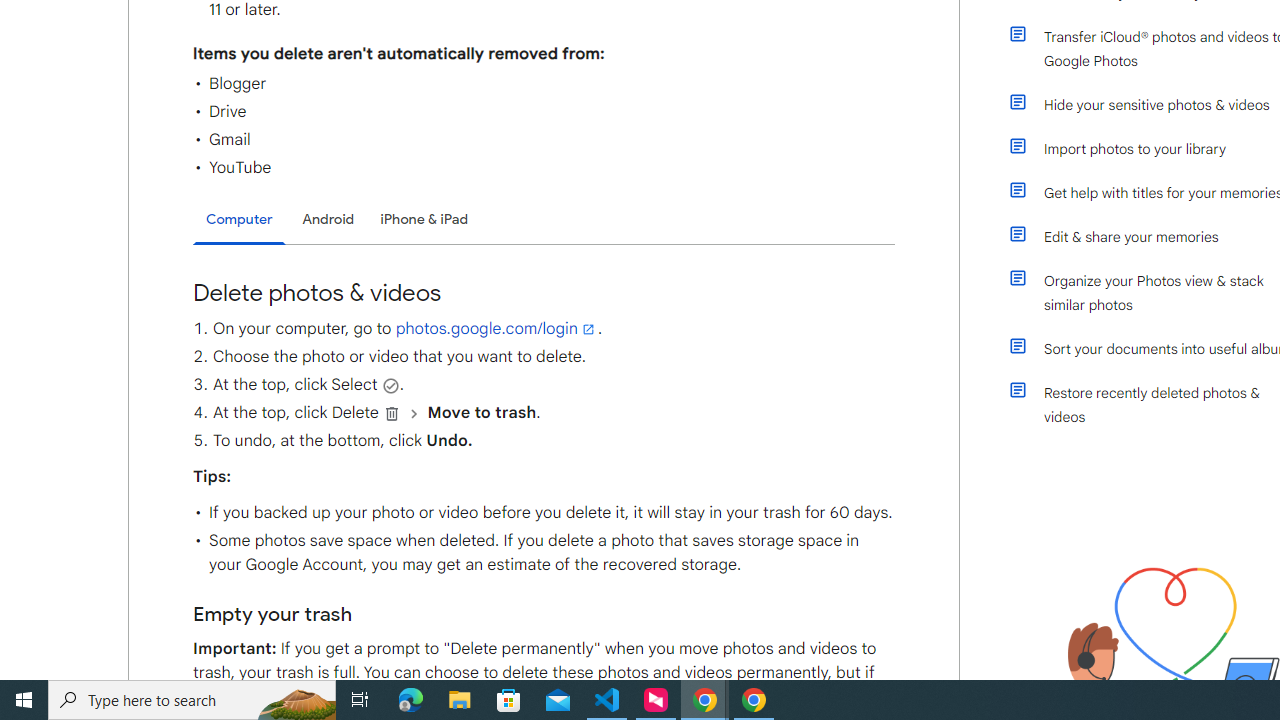 The height and width of the screenshot is (720, 1280). What do you see at coordinates (390, 385) in the screenshot?
I see `'Select'` at bounding box center [390, 385].